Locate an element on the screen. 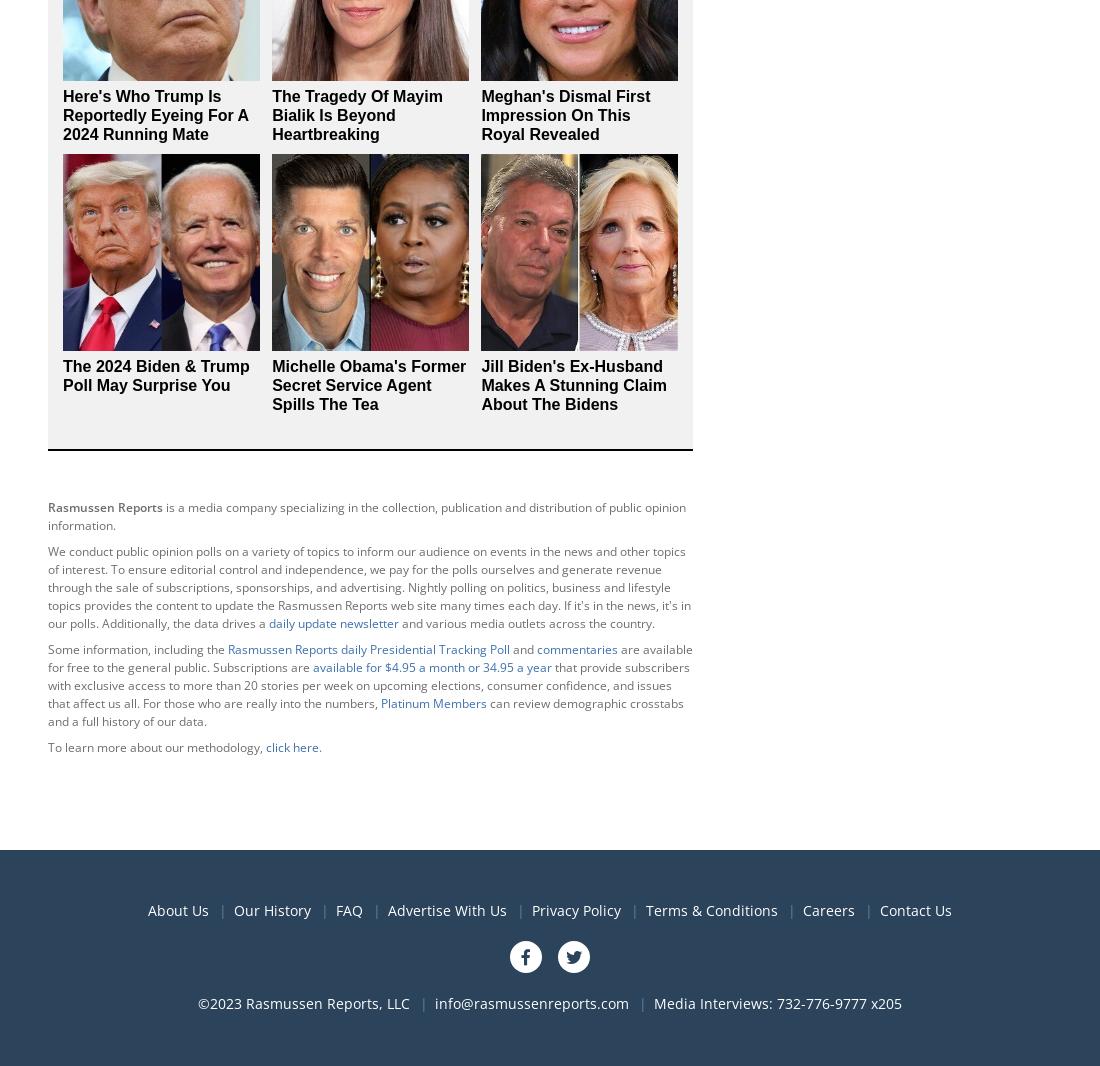 This screenshot has width=1100, height=1066. 'click here' is located at coordinates (265, 745).